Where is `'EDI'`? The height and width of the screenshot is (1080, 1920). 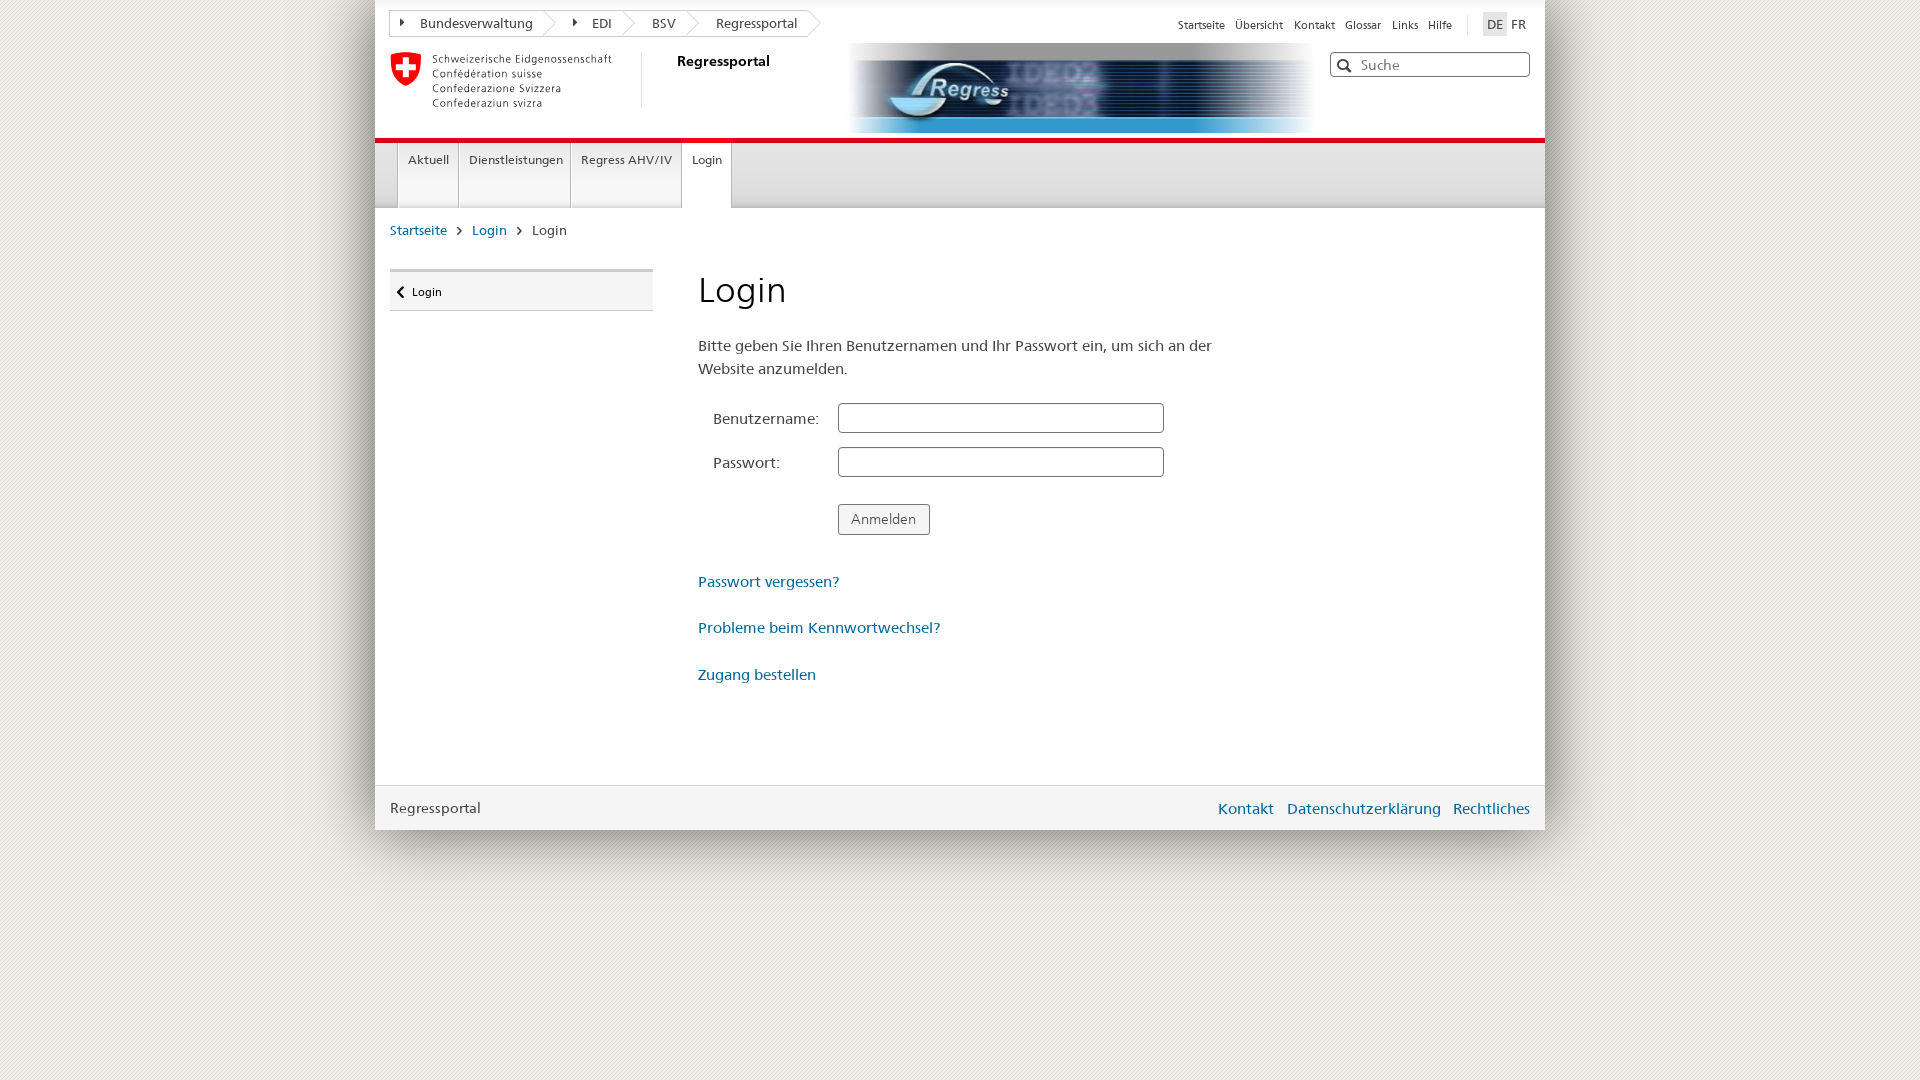 'EDI' is located at coordinates (581, 23).